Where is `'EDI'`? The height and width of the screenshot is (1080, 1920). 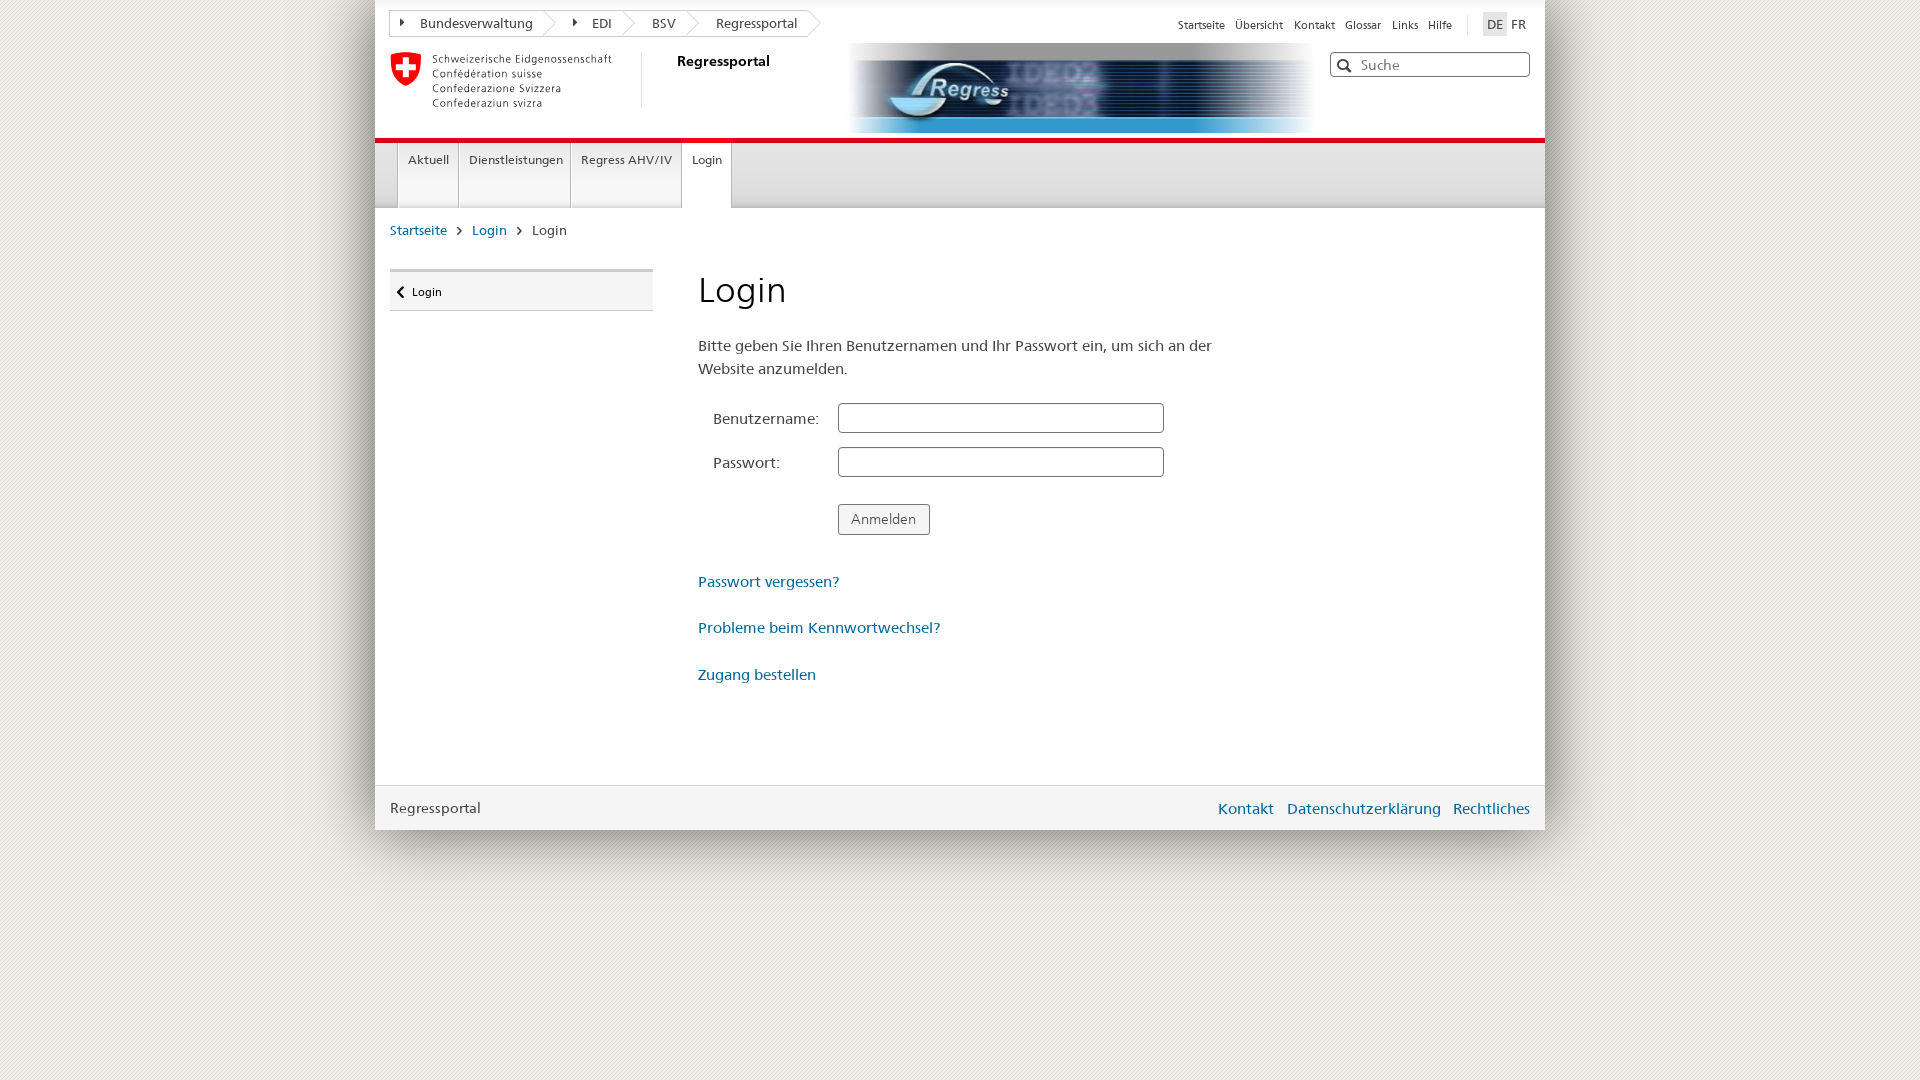 'EDI' is located at coordinates (581, 23).